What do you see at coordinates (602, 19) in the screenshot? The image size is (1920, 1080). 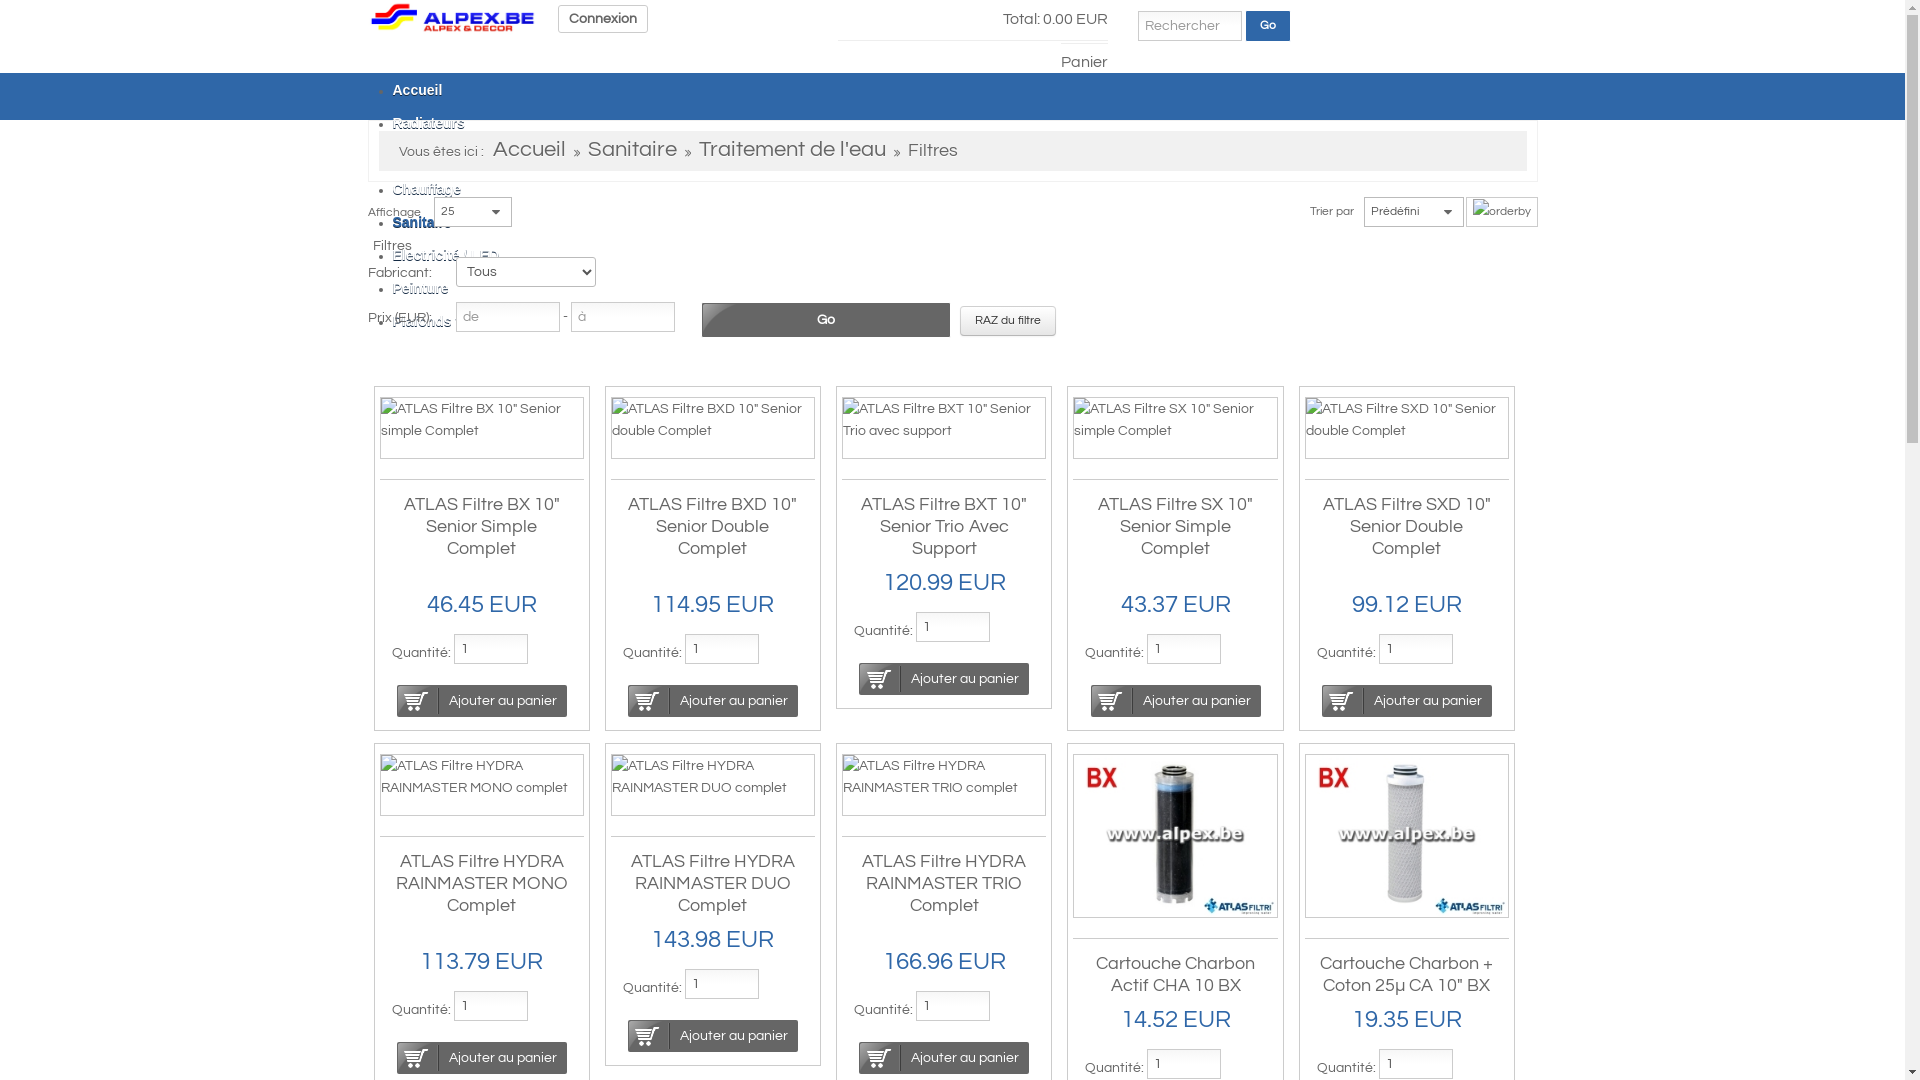 I see `'Connexion'` at bounding box center [602, 19].